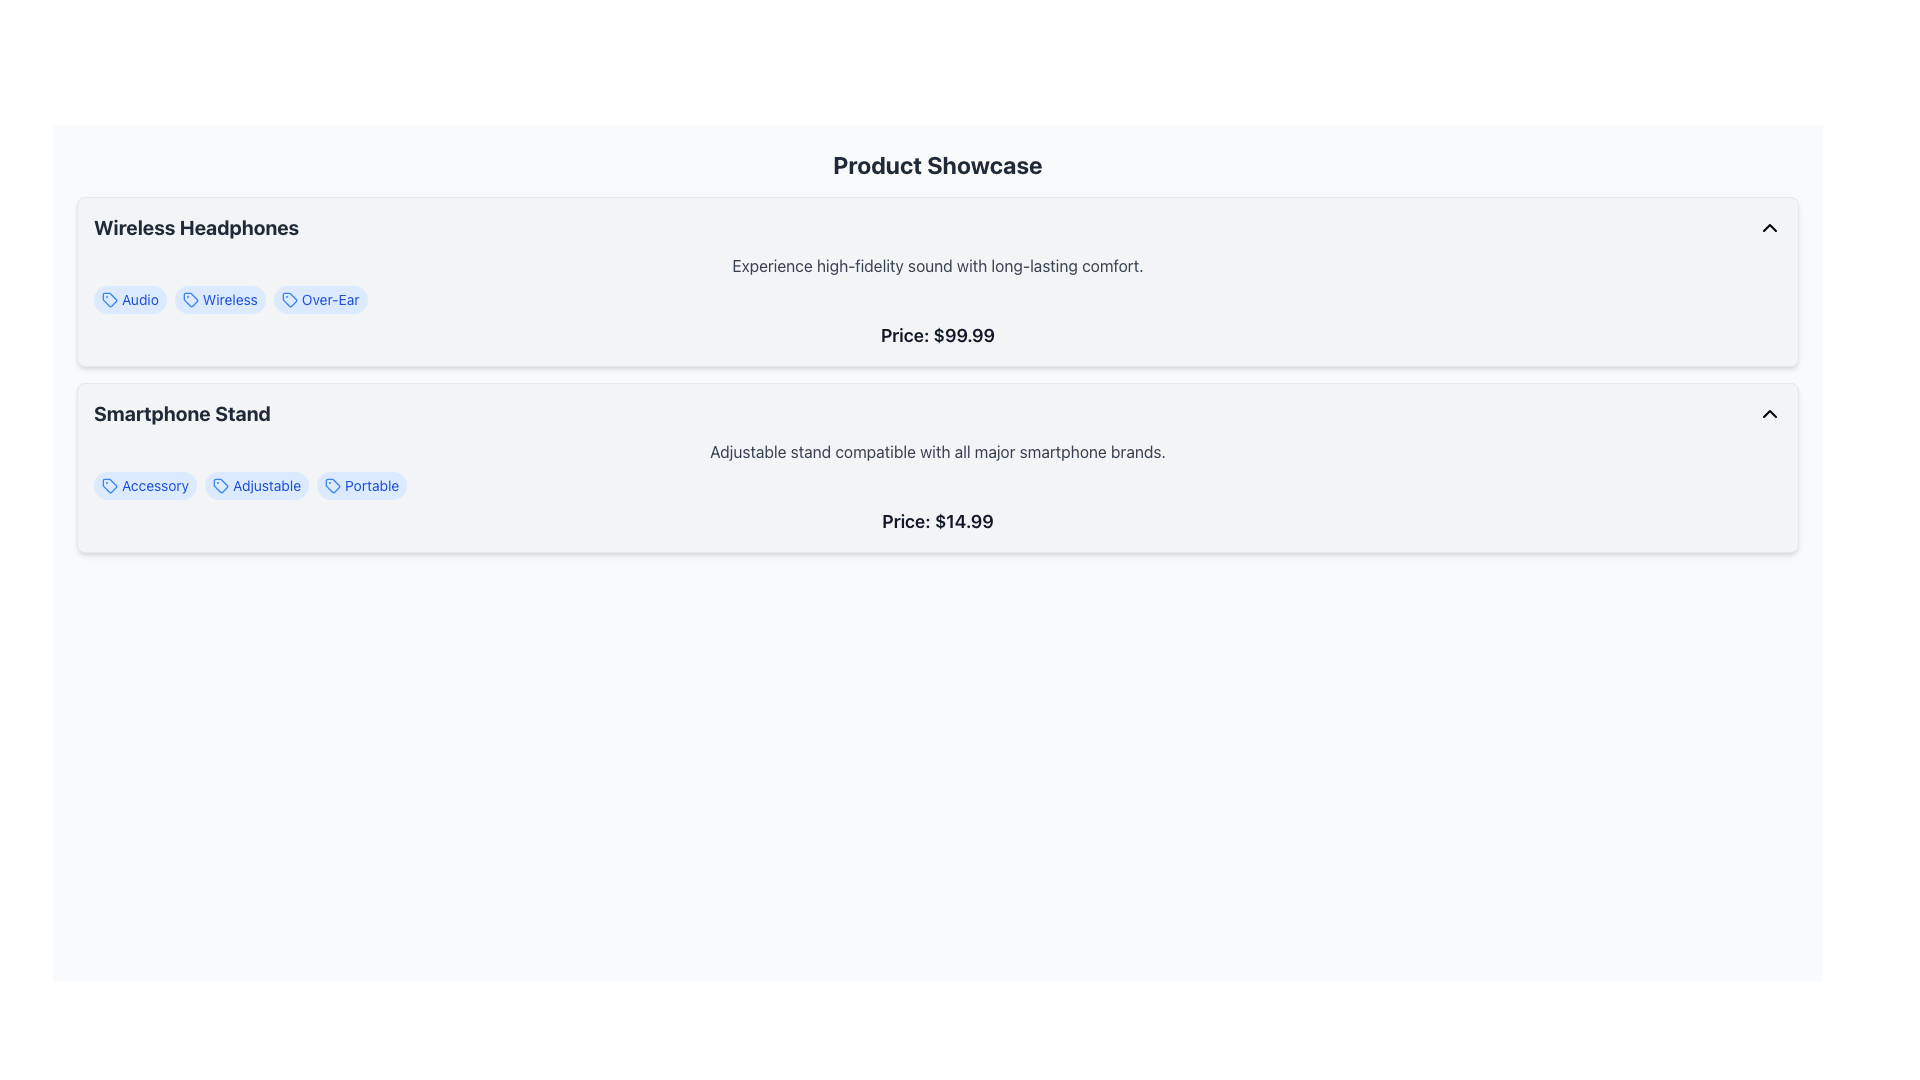  I want to click on the small blue tag-like icon that is styled with a text-blue-500 class, located immediately before the text 'Wireless', so click(190, 300).